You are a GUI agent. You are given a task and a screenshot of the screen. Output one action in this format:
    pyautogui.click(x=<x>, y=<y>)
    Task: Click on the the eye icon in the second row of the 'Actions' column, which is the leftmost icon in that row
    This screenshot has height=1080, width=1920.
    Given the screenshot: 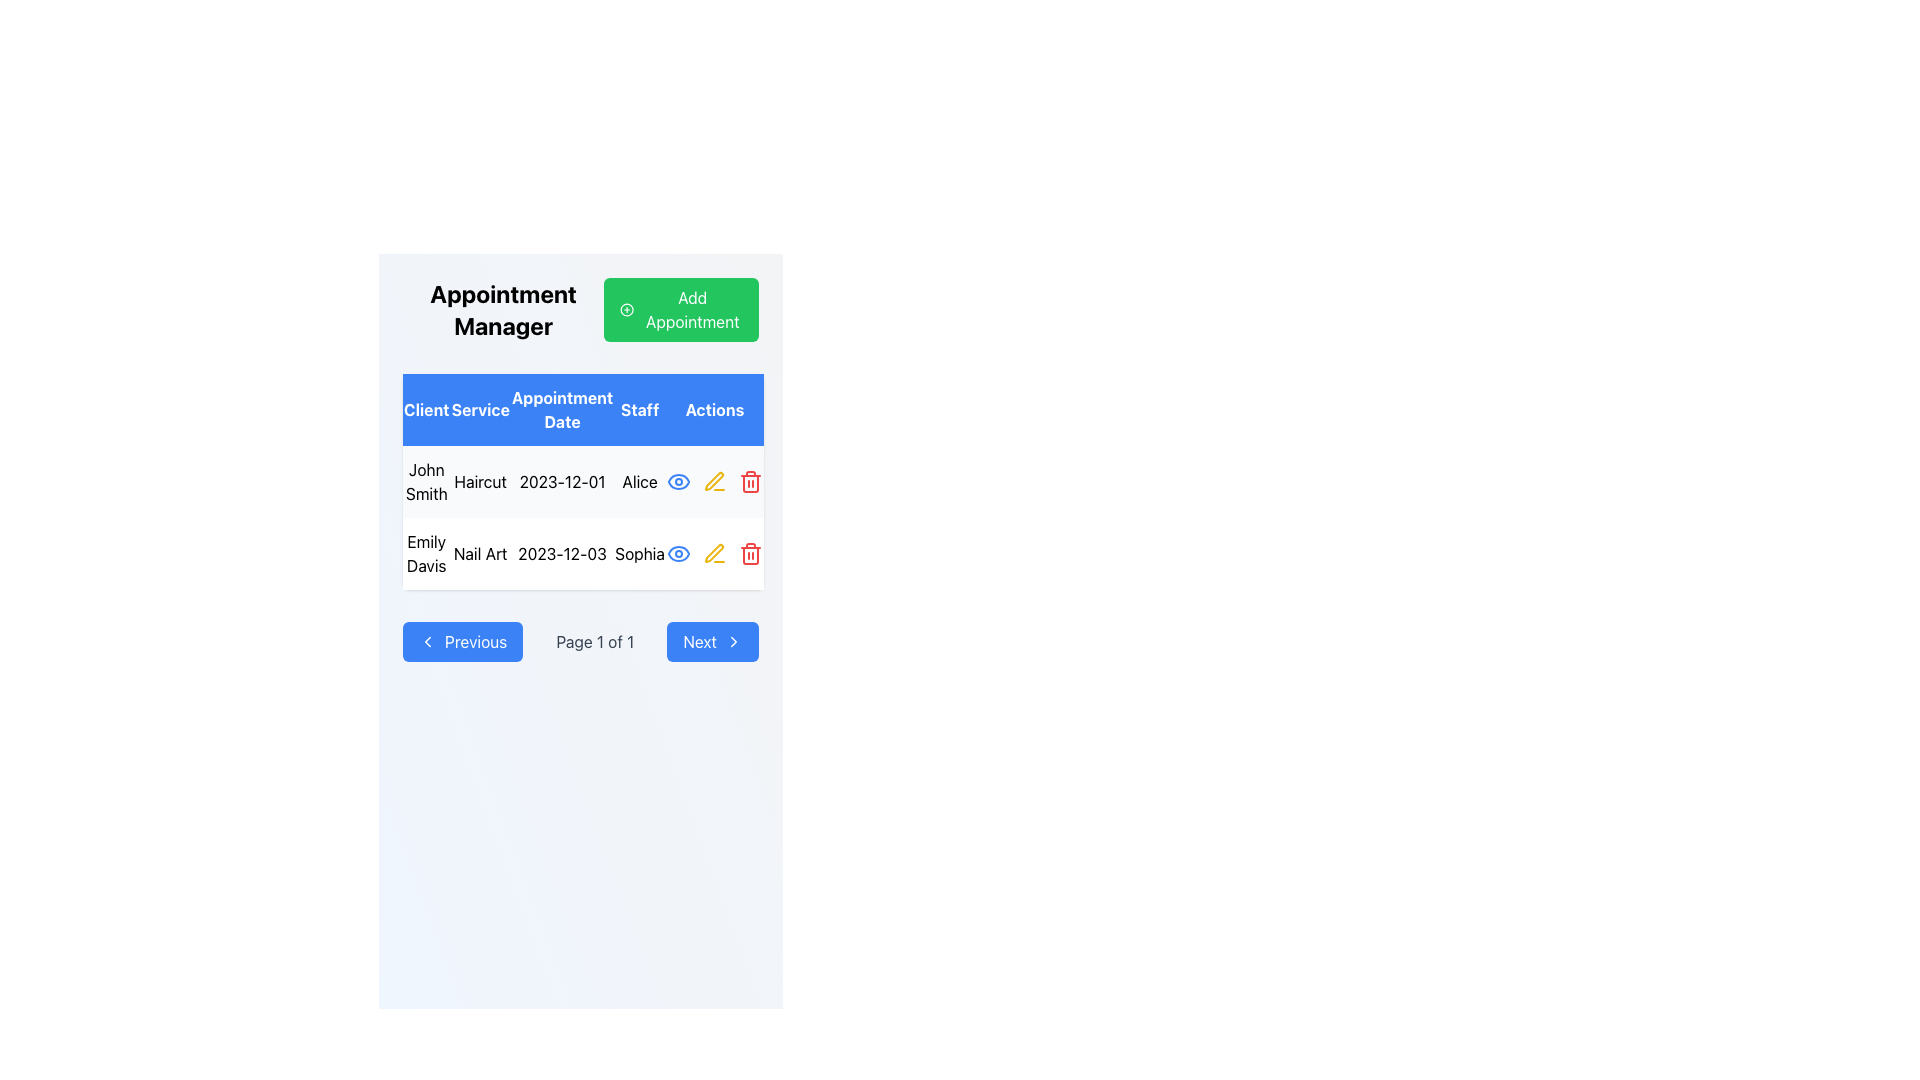 What is the action you would take?
    pyautogui.click(x=678, y=482)
    